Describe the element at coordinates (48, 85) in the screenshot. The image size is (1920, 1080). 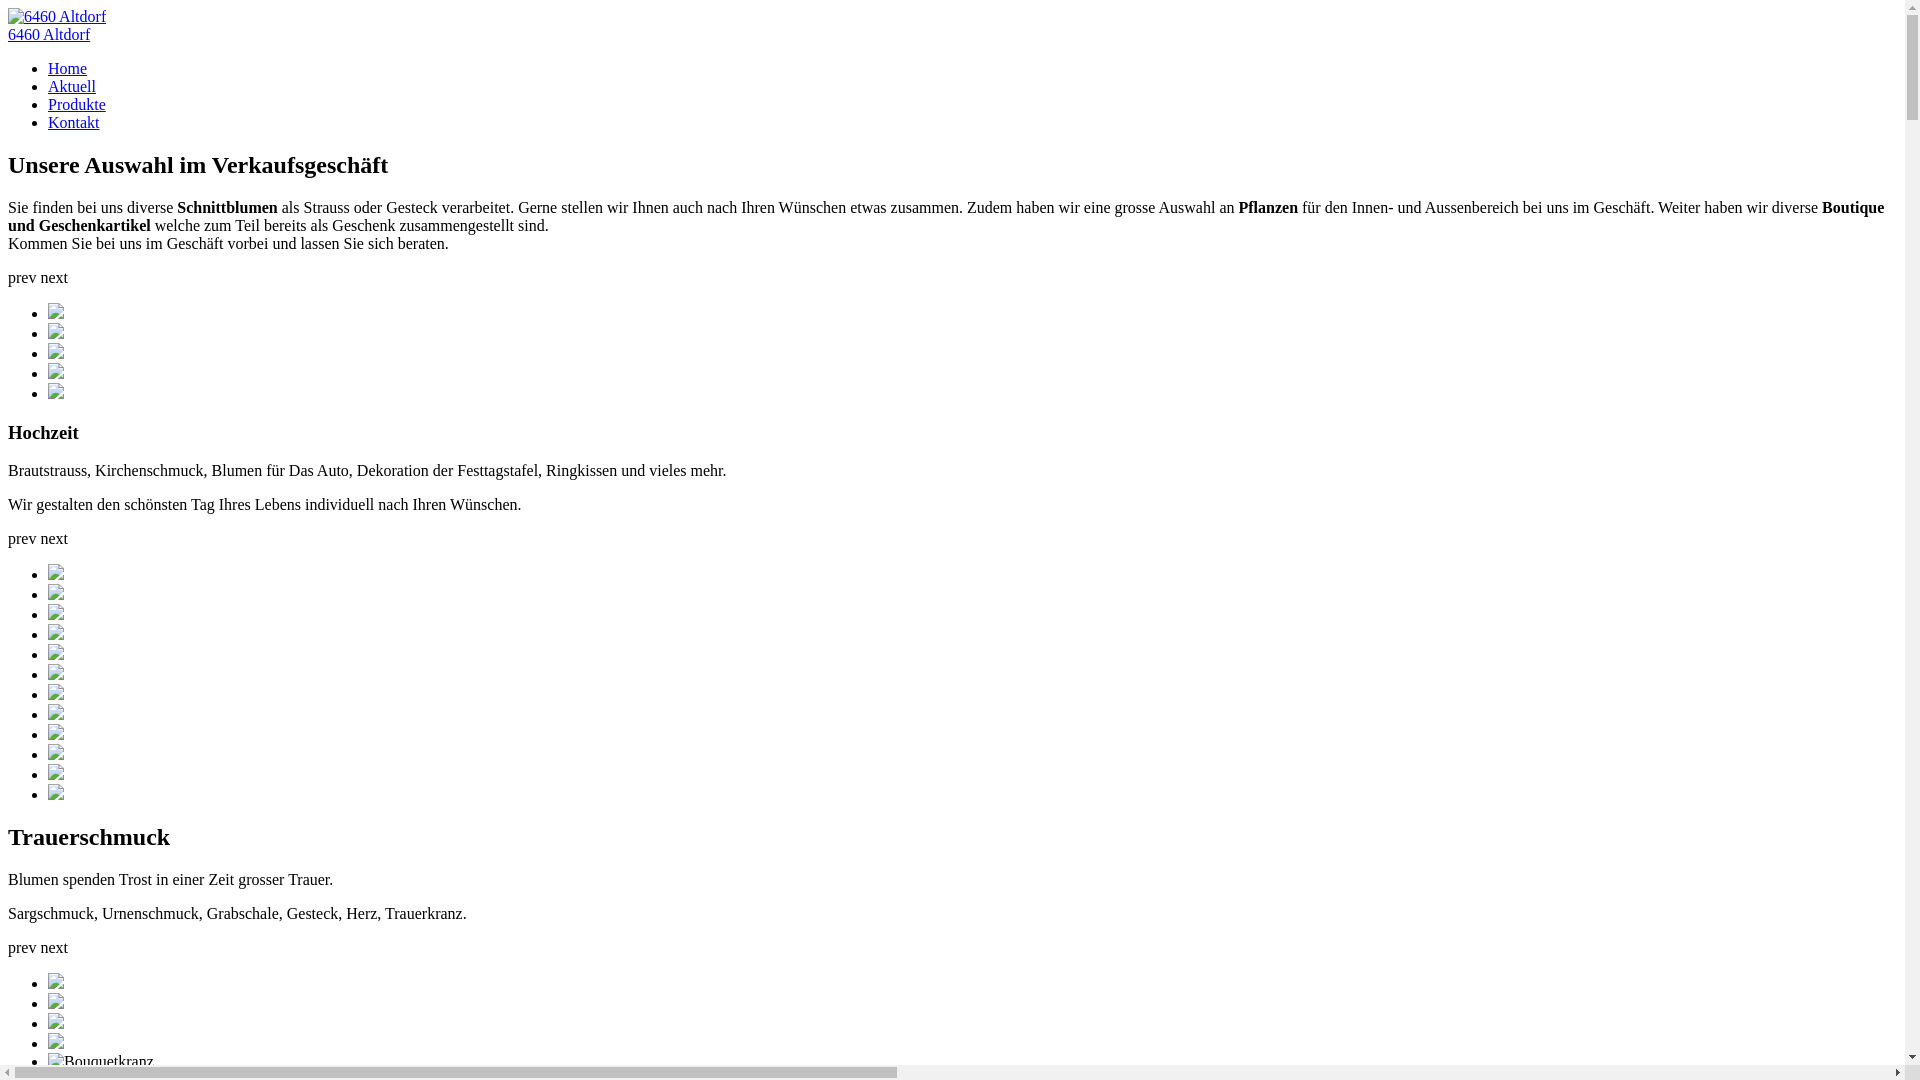
I see `'Aktuell'` at that location.